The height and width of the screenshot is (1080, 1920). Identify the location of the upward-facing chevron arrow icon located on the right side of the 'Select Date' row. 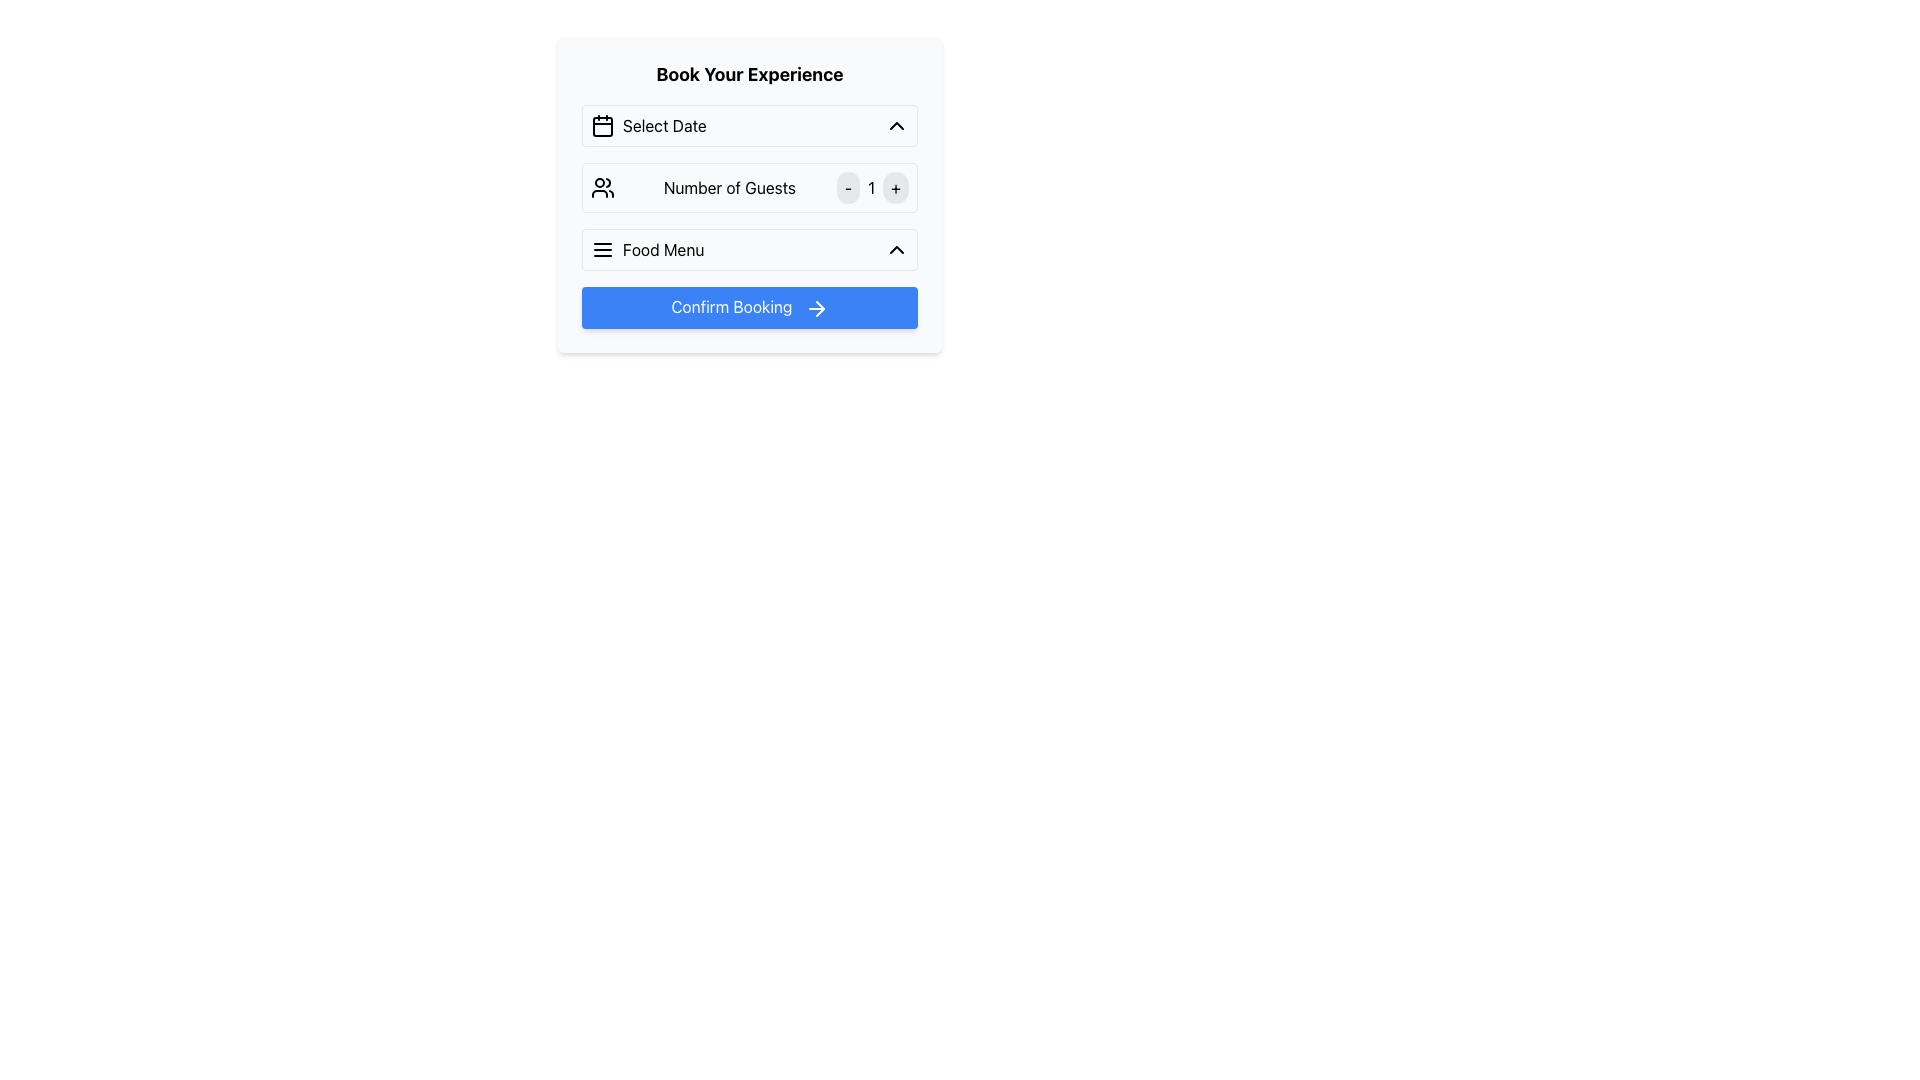
(896, 126).